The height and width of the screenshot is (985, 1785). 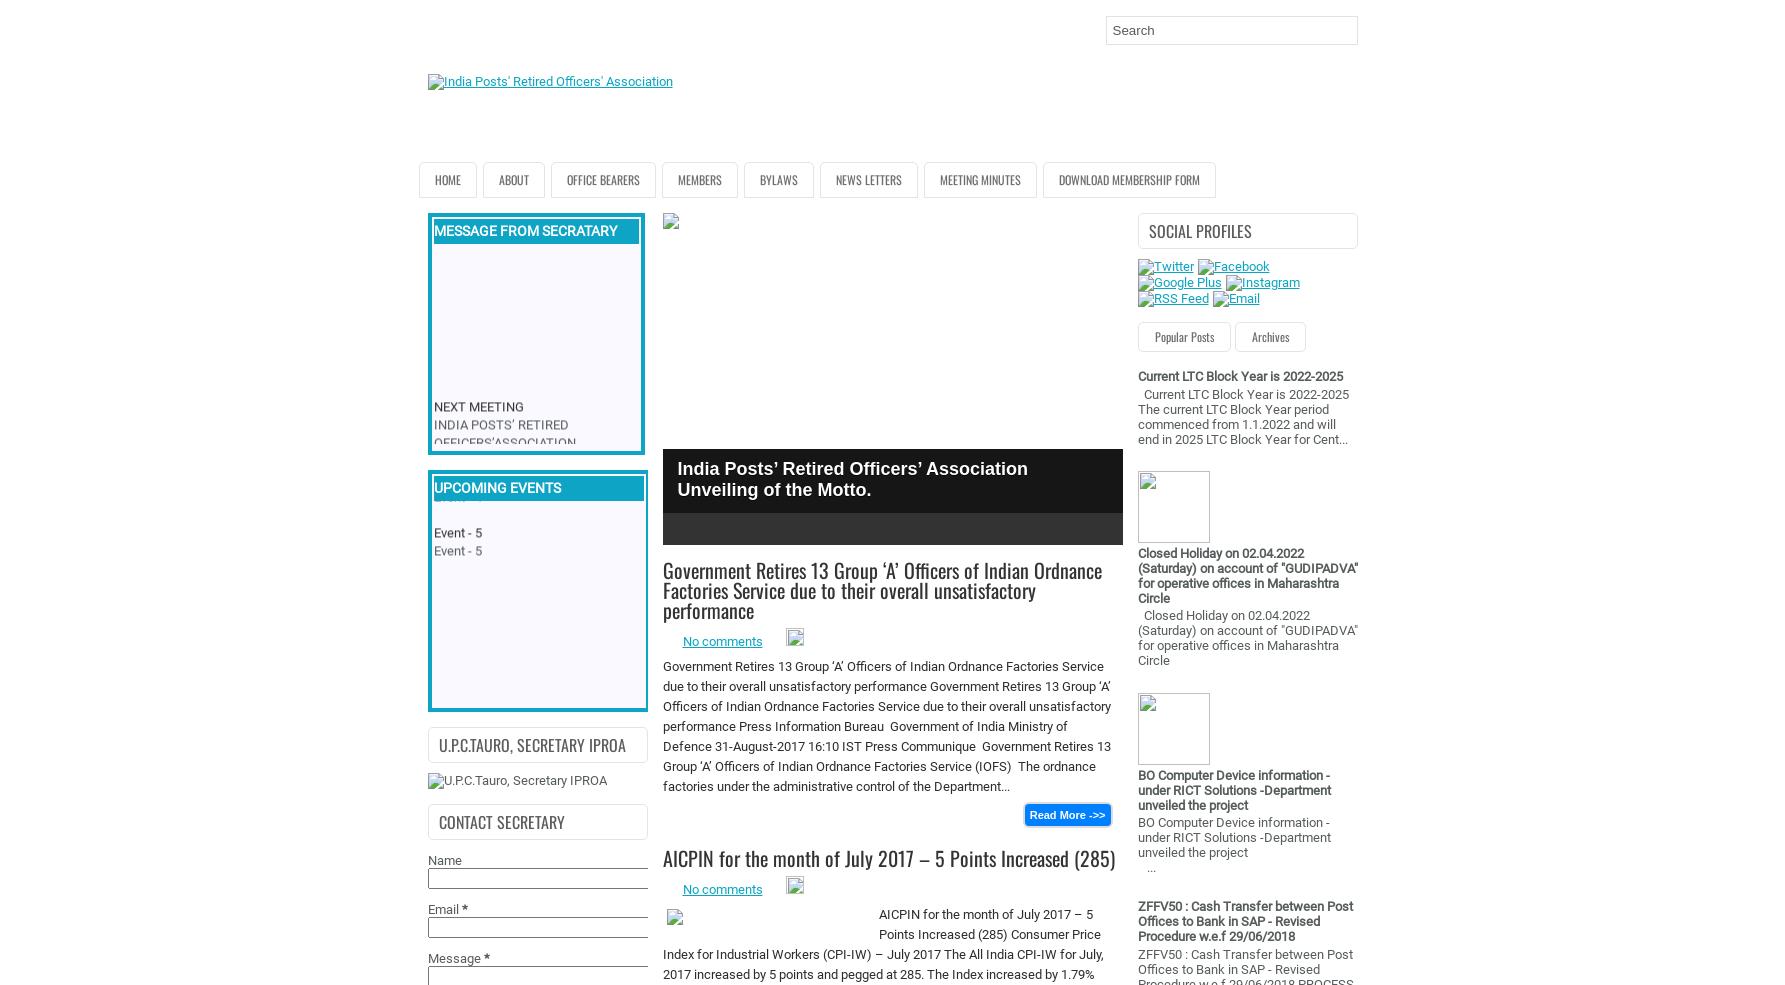 I want to click on 'Current LTC Block Year is 2022-2025', so click(x=1238, y=376).